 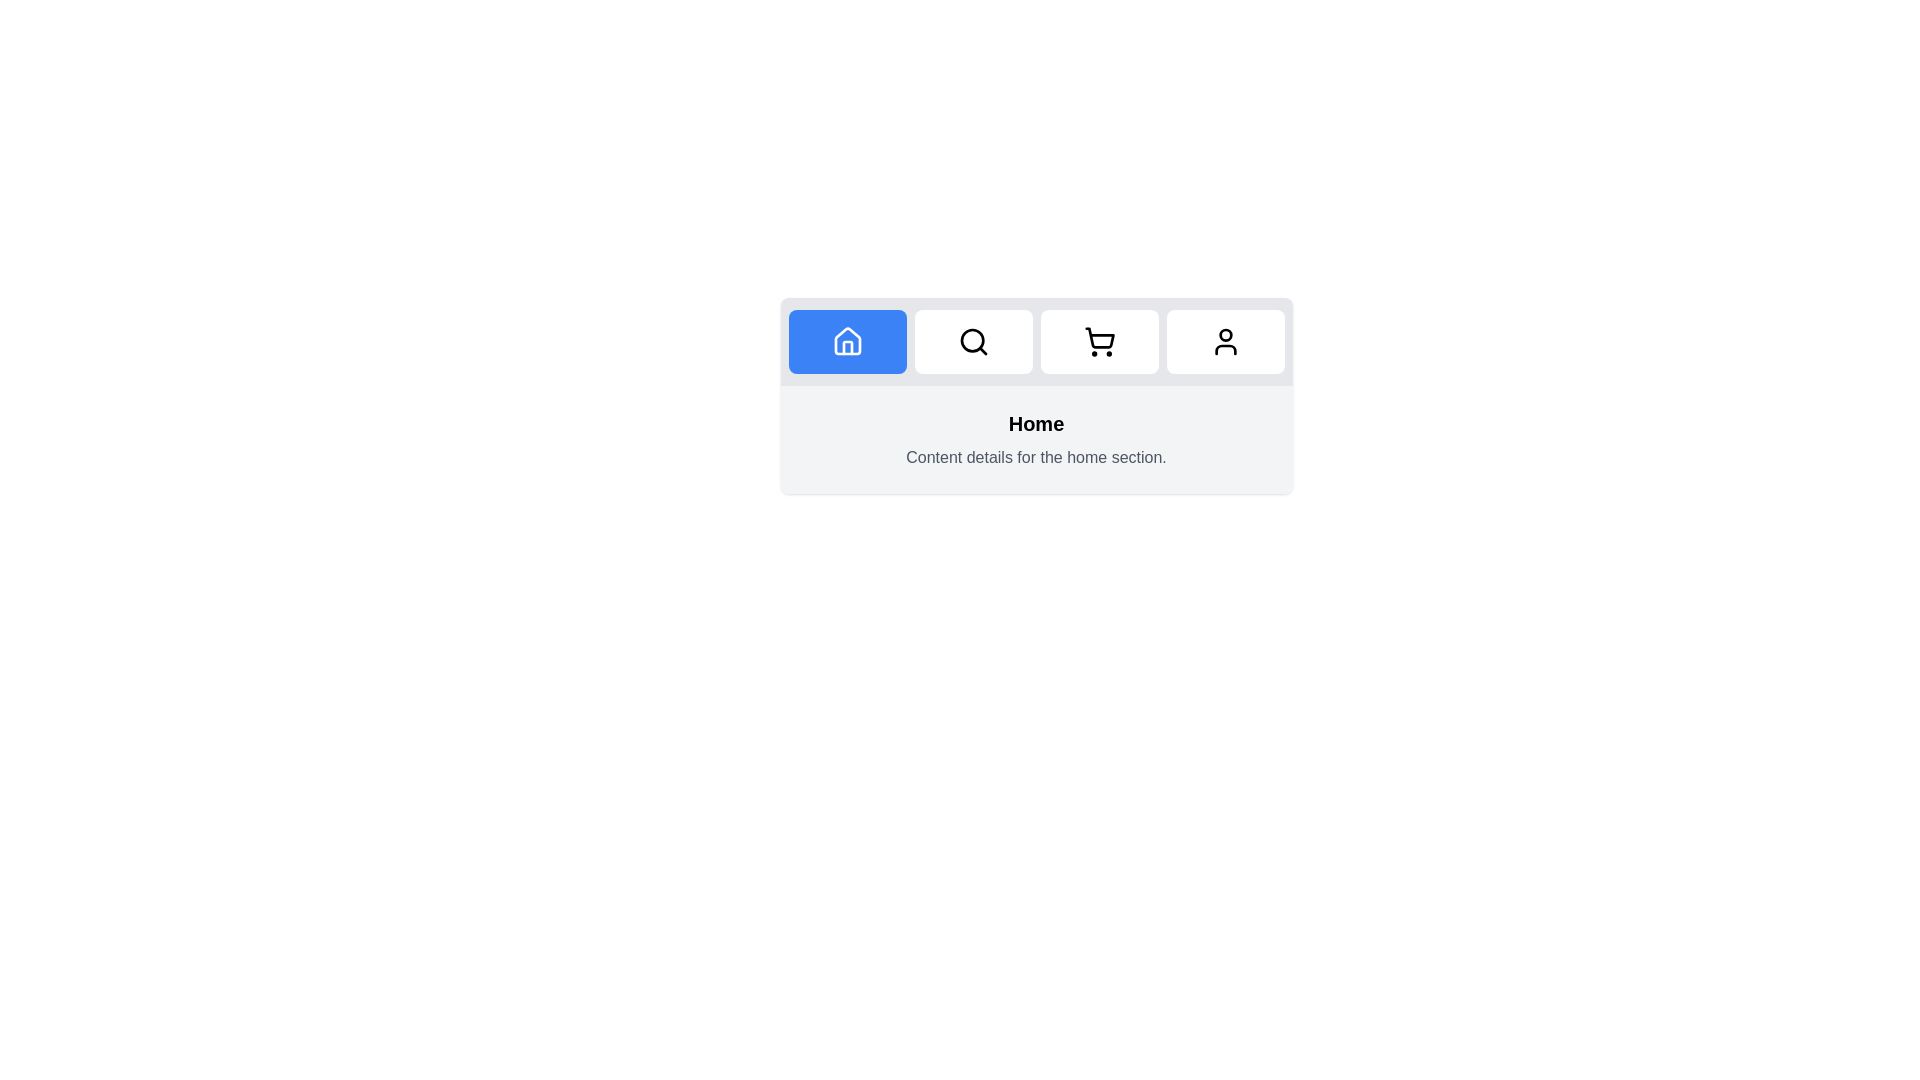 What do you see at coordinates (1036, 423) in the screenshot?
I see `the 'Home' text label, which is a bold font element located in the upper section of a light gray box, centrally positioned above another text element and below a horizontal navigation menu` at bounding box center [1036, 423].